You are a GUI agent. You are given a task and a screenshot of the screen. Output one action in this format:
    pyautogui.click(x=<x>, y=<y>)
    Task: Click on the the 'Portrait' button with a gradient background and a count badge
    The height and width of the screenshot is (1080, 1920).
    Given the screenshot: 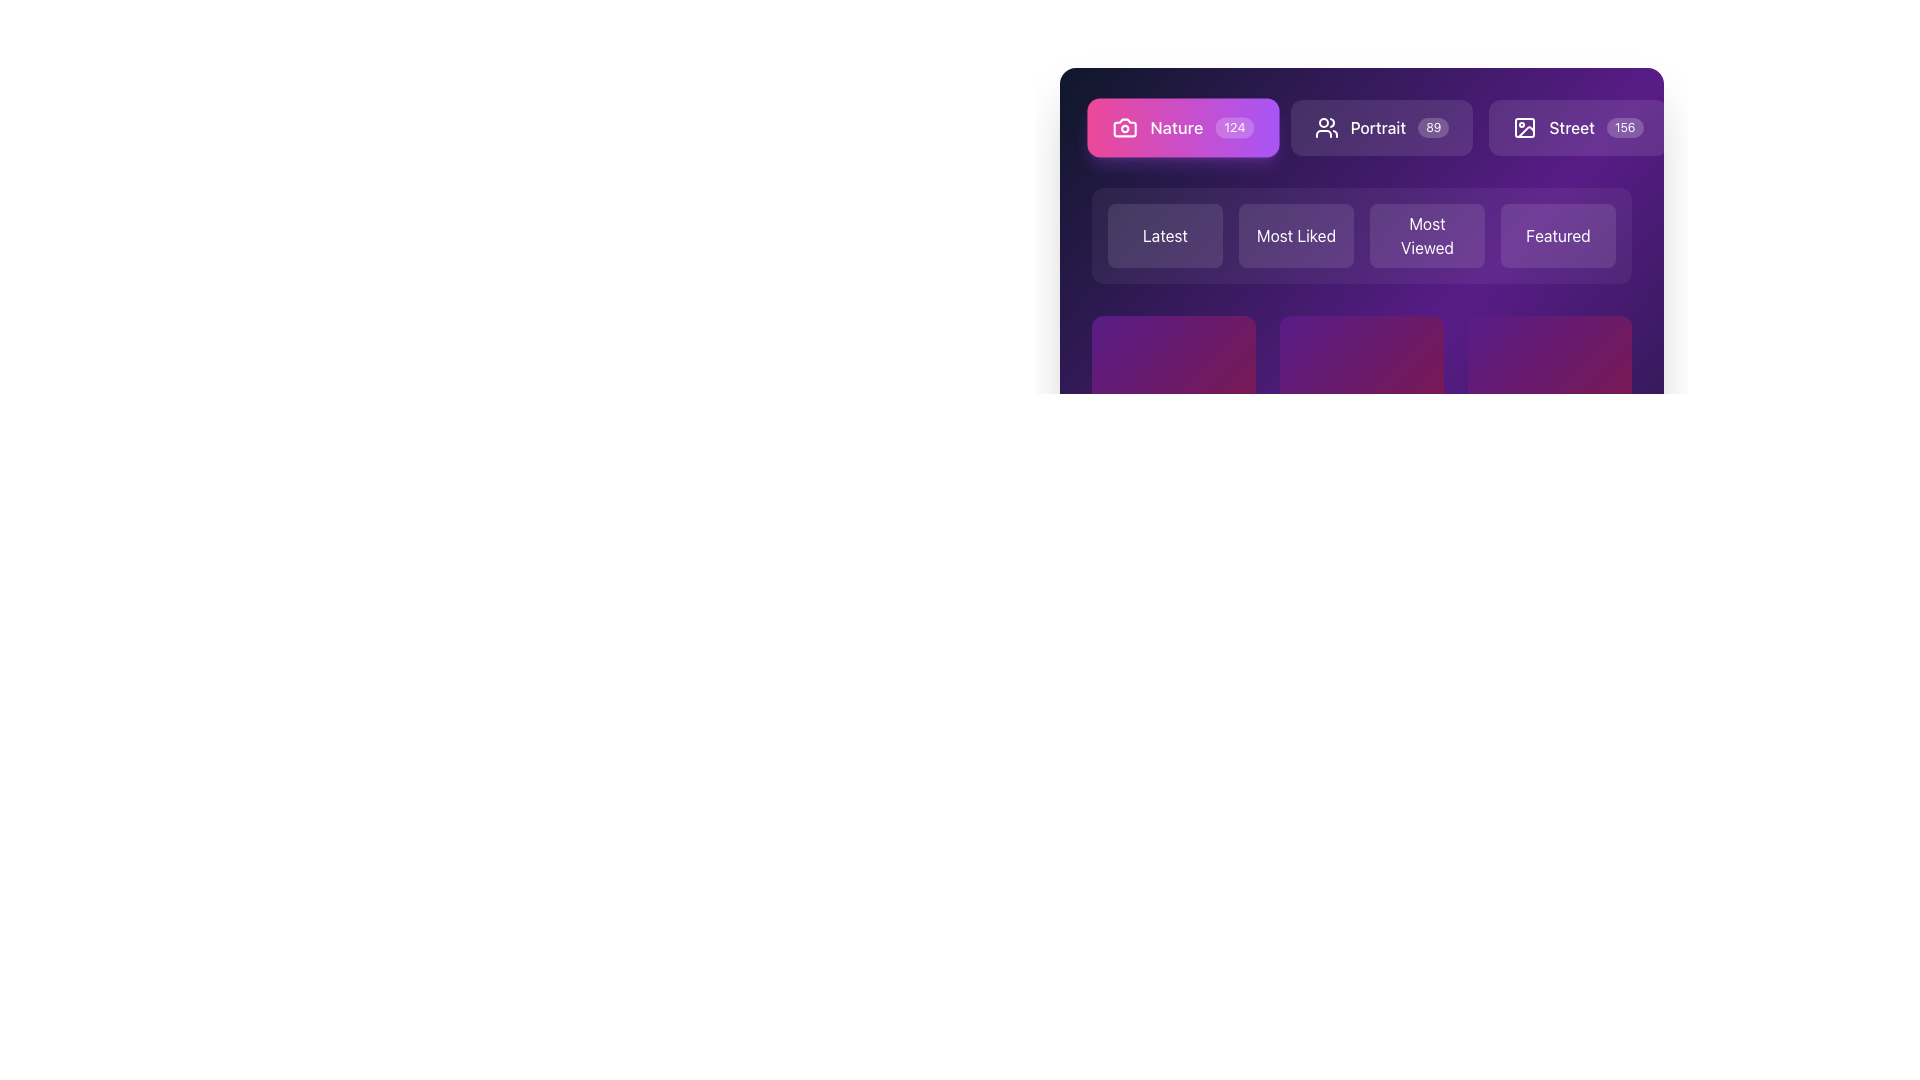 What is the action you would take?
    pyautogui.click(x=1361, y=127)
    